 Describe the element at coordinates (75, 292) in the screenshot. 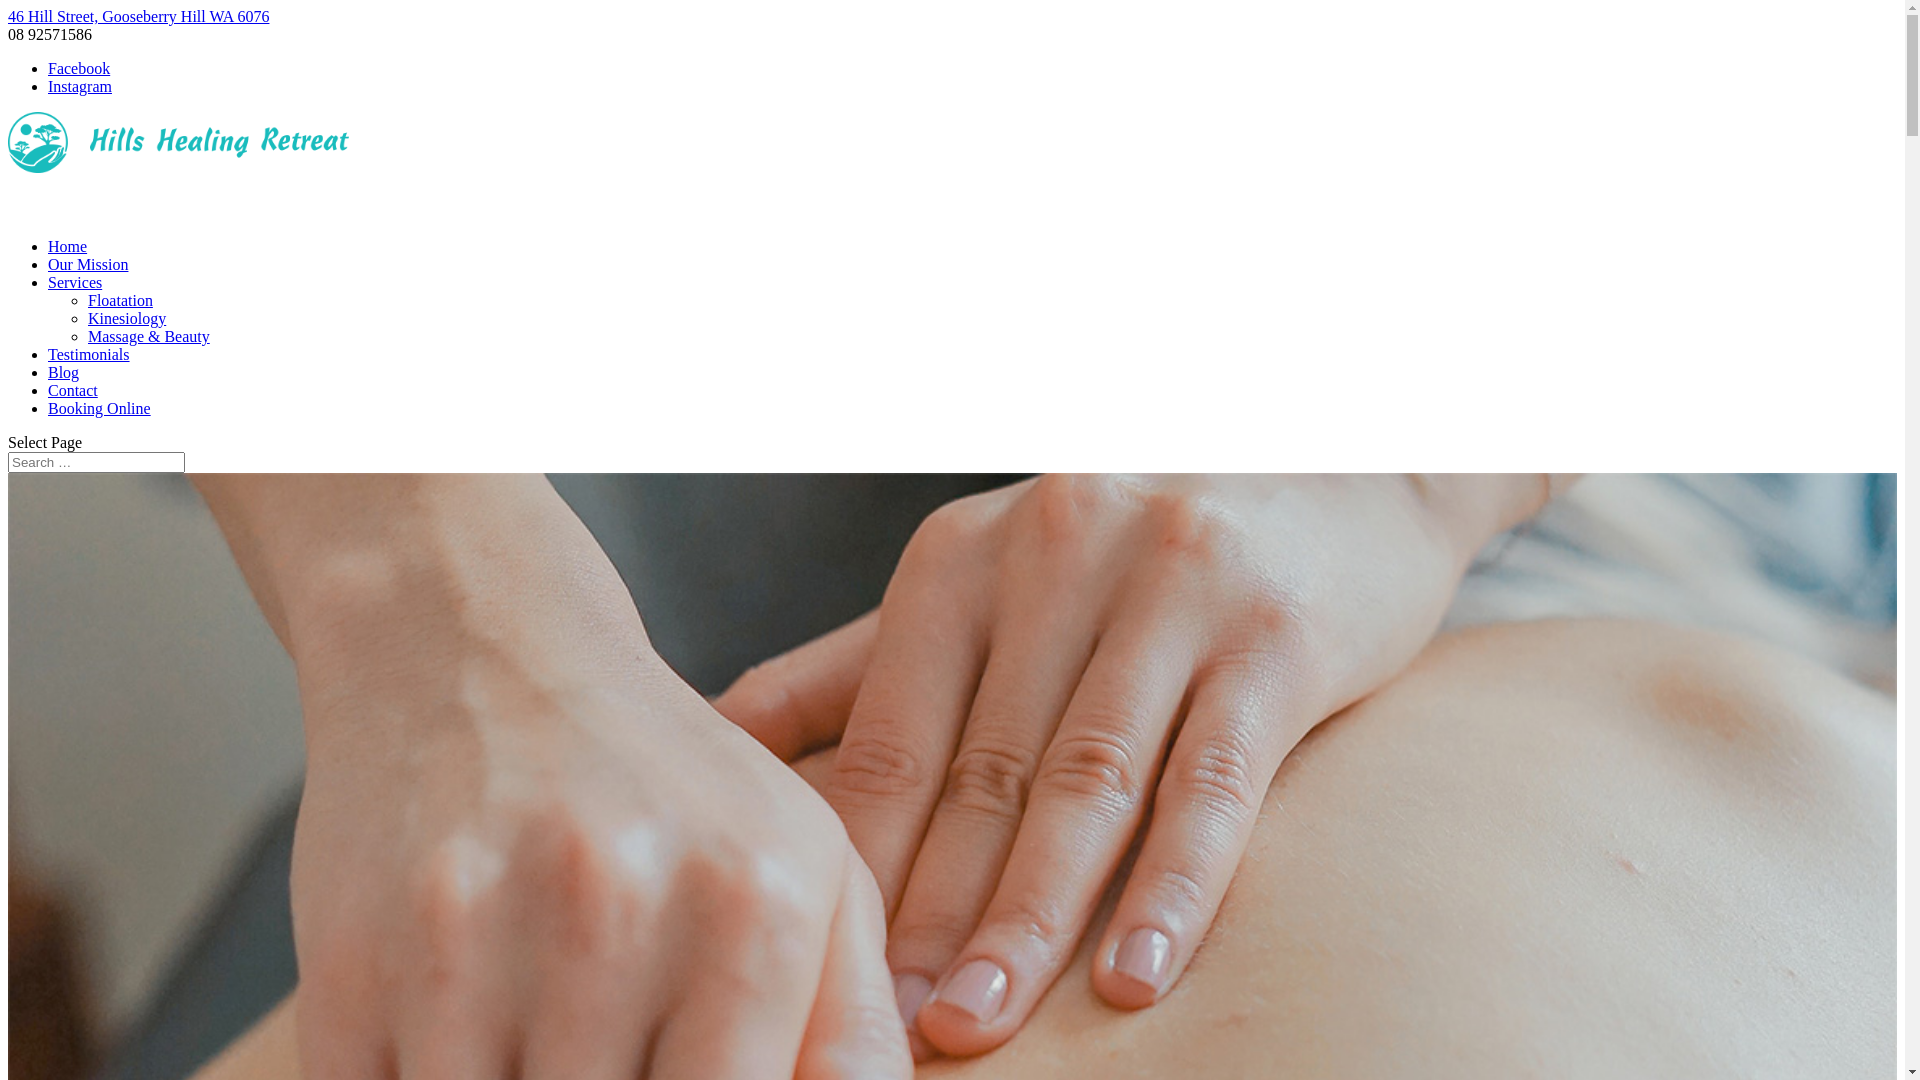

I see `'Services'` at that location.